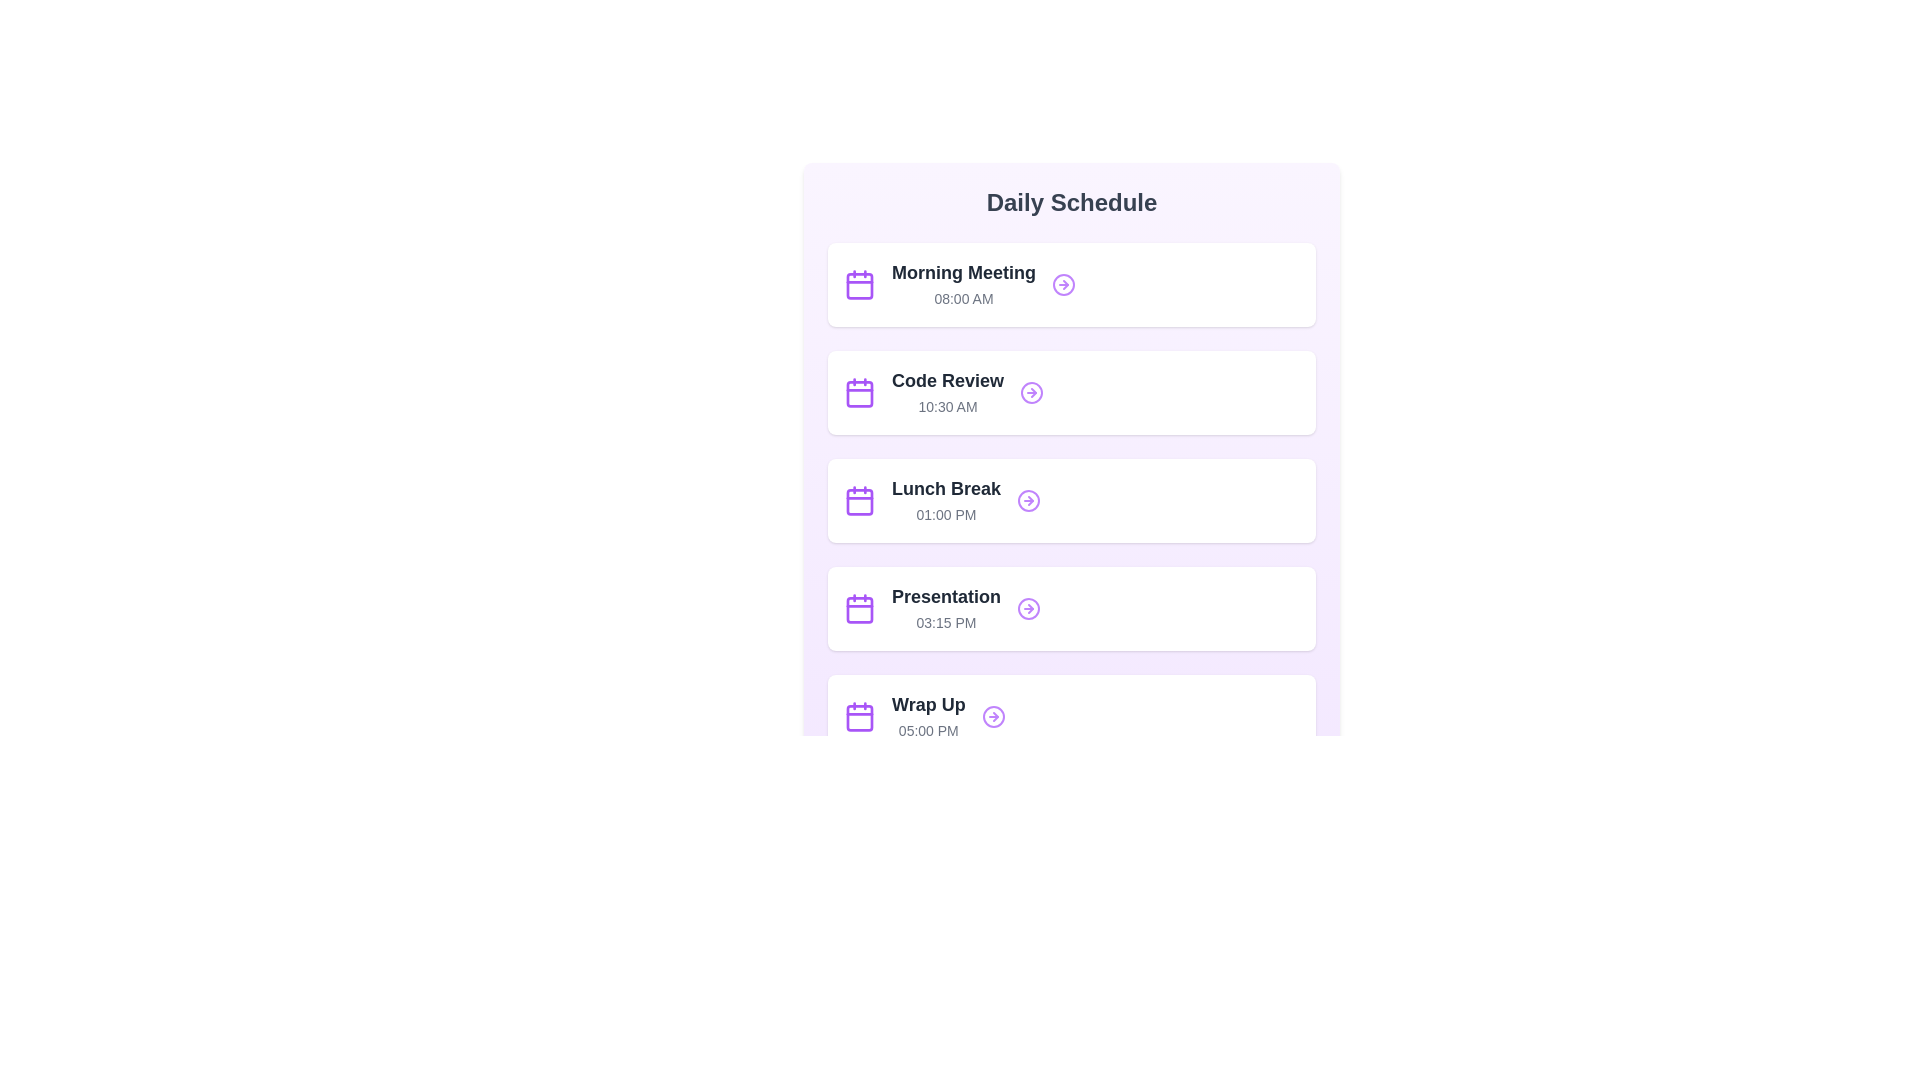 The height and width of the screenshot is (1080, 1920). What do you see at coordinates (945, 622) in the screenshot?
I see `the Text Label displaying the scheduled time for the event labeled 'Presentation', located within the 'Presentation' schedule card` at bounding box center [945, 622].